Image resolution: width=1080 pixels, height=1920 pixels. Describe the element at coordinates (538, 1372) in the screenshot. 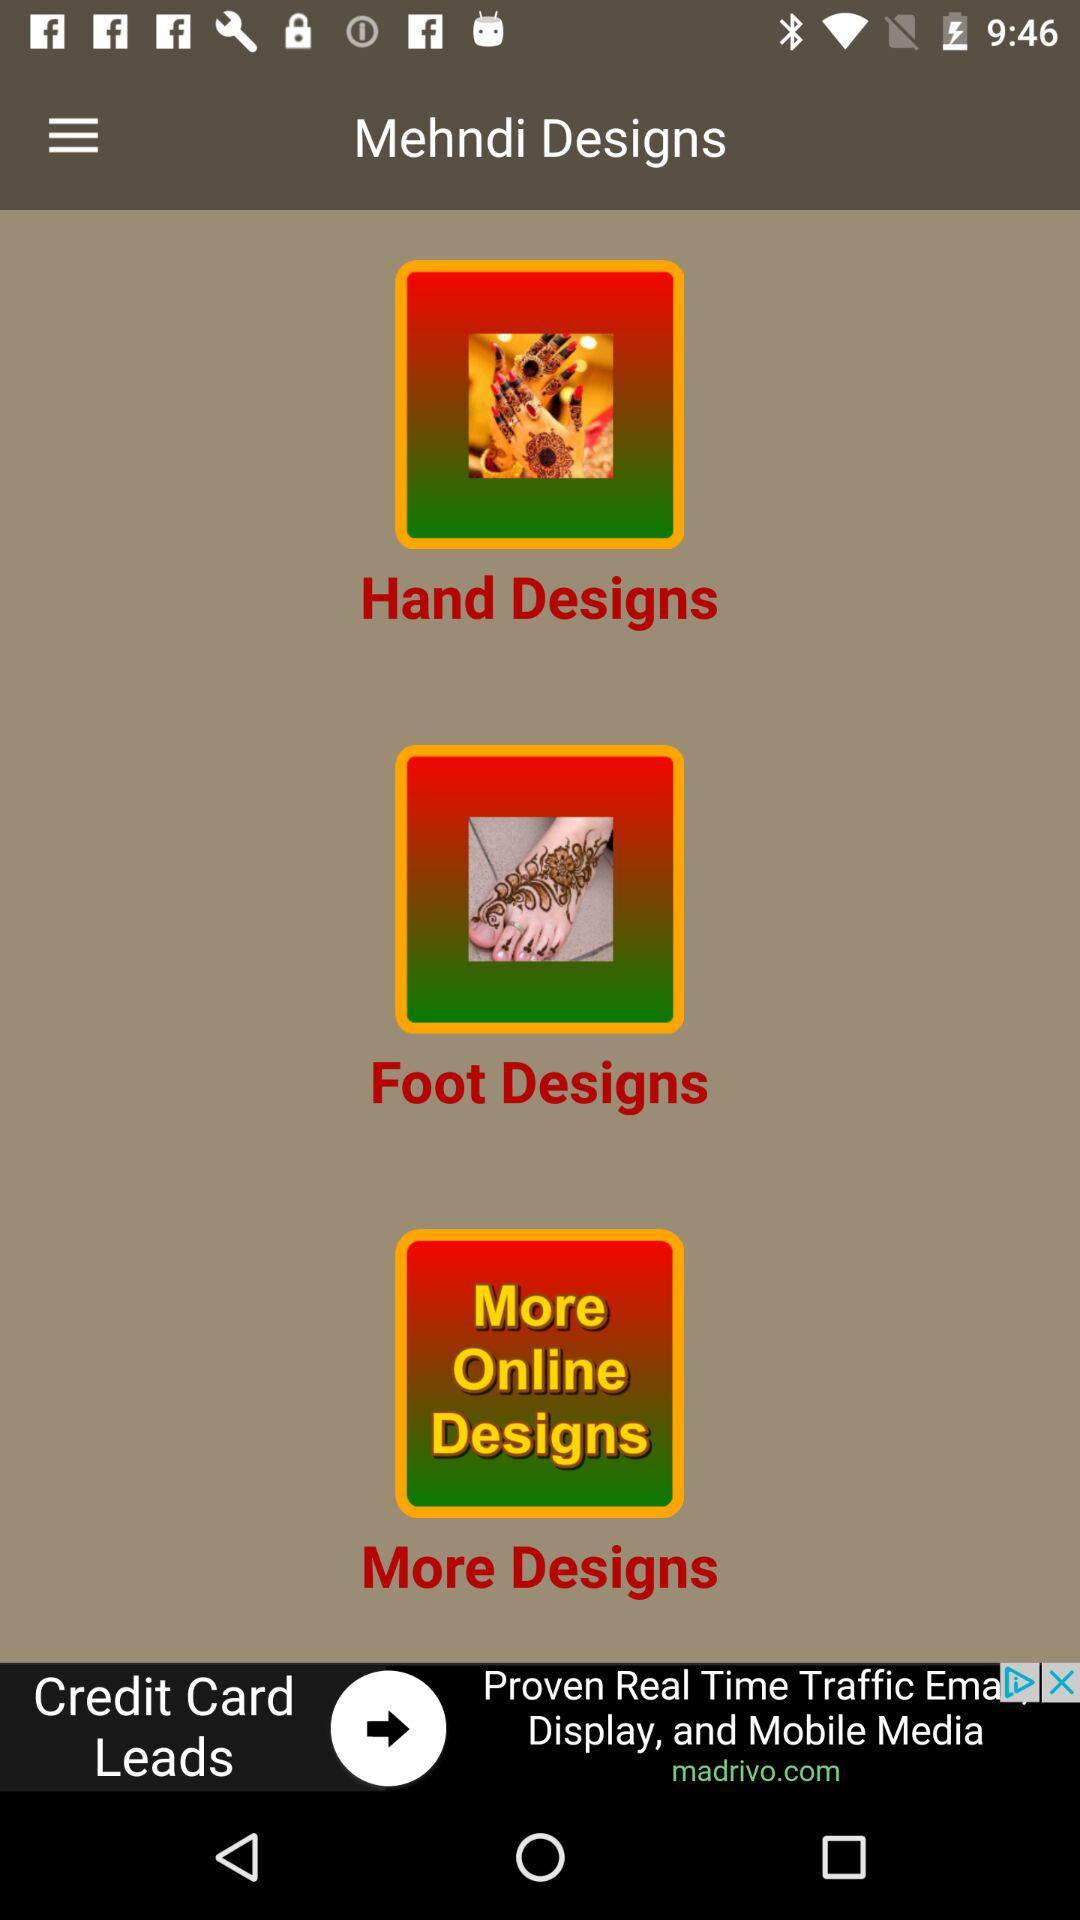

I see `acess more online designs` at that location.